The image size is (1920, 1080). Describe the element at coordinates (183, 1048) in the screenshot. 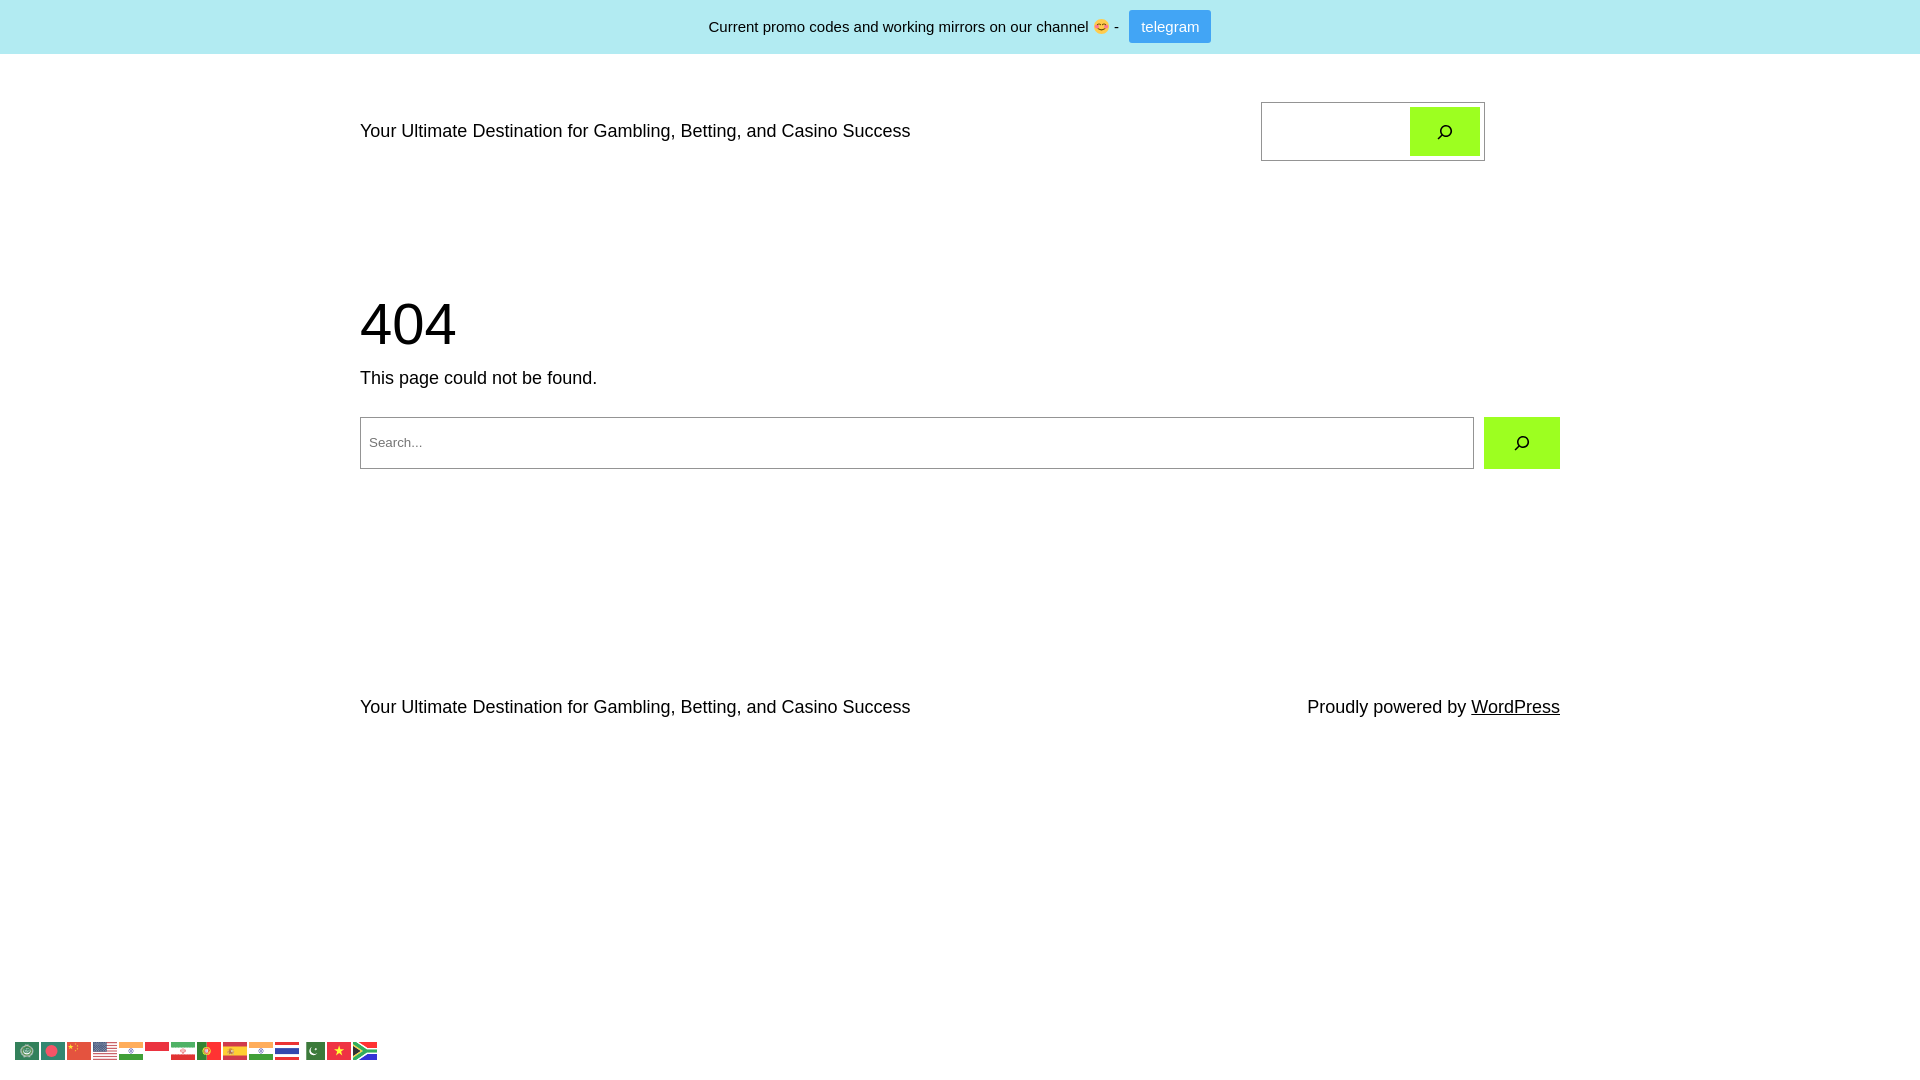

I see `'Persian'` at that location.